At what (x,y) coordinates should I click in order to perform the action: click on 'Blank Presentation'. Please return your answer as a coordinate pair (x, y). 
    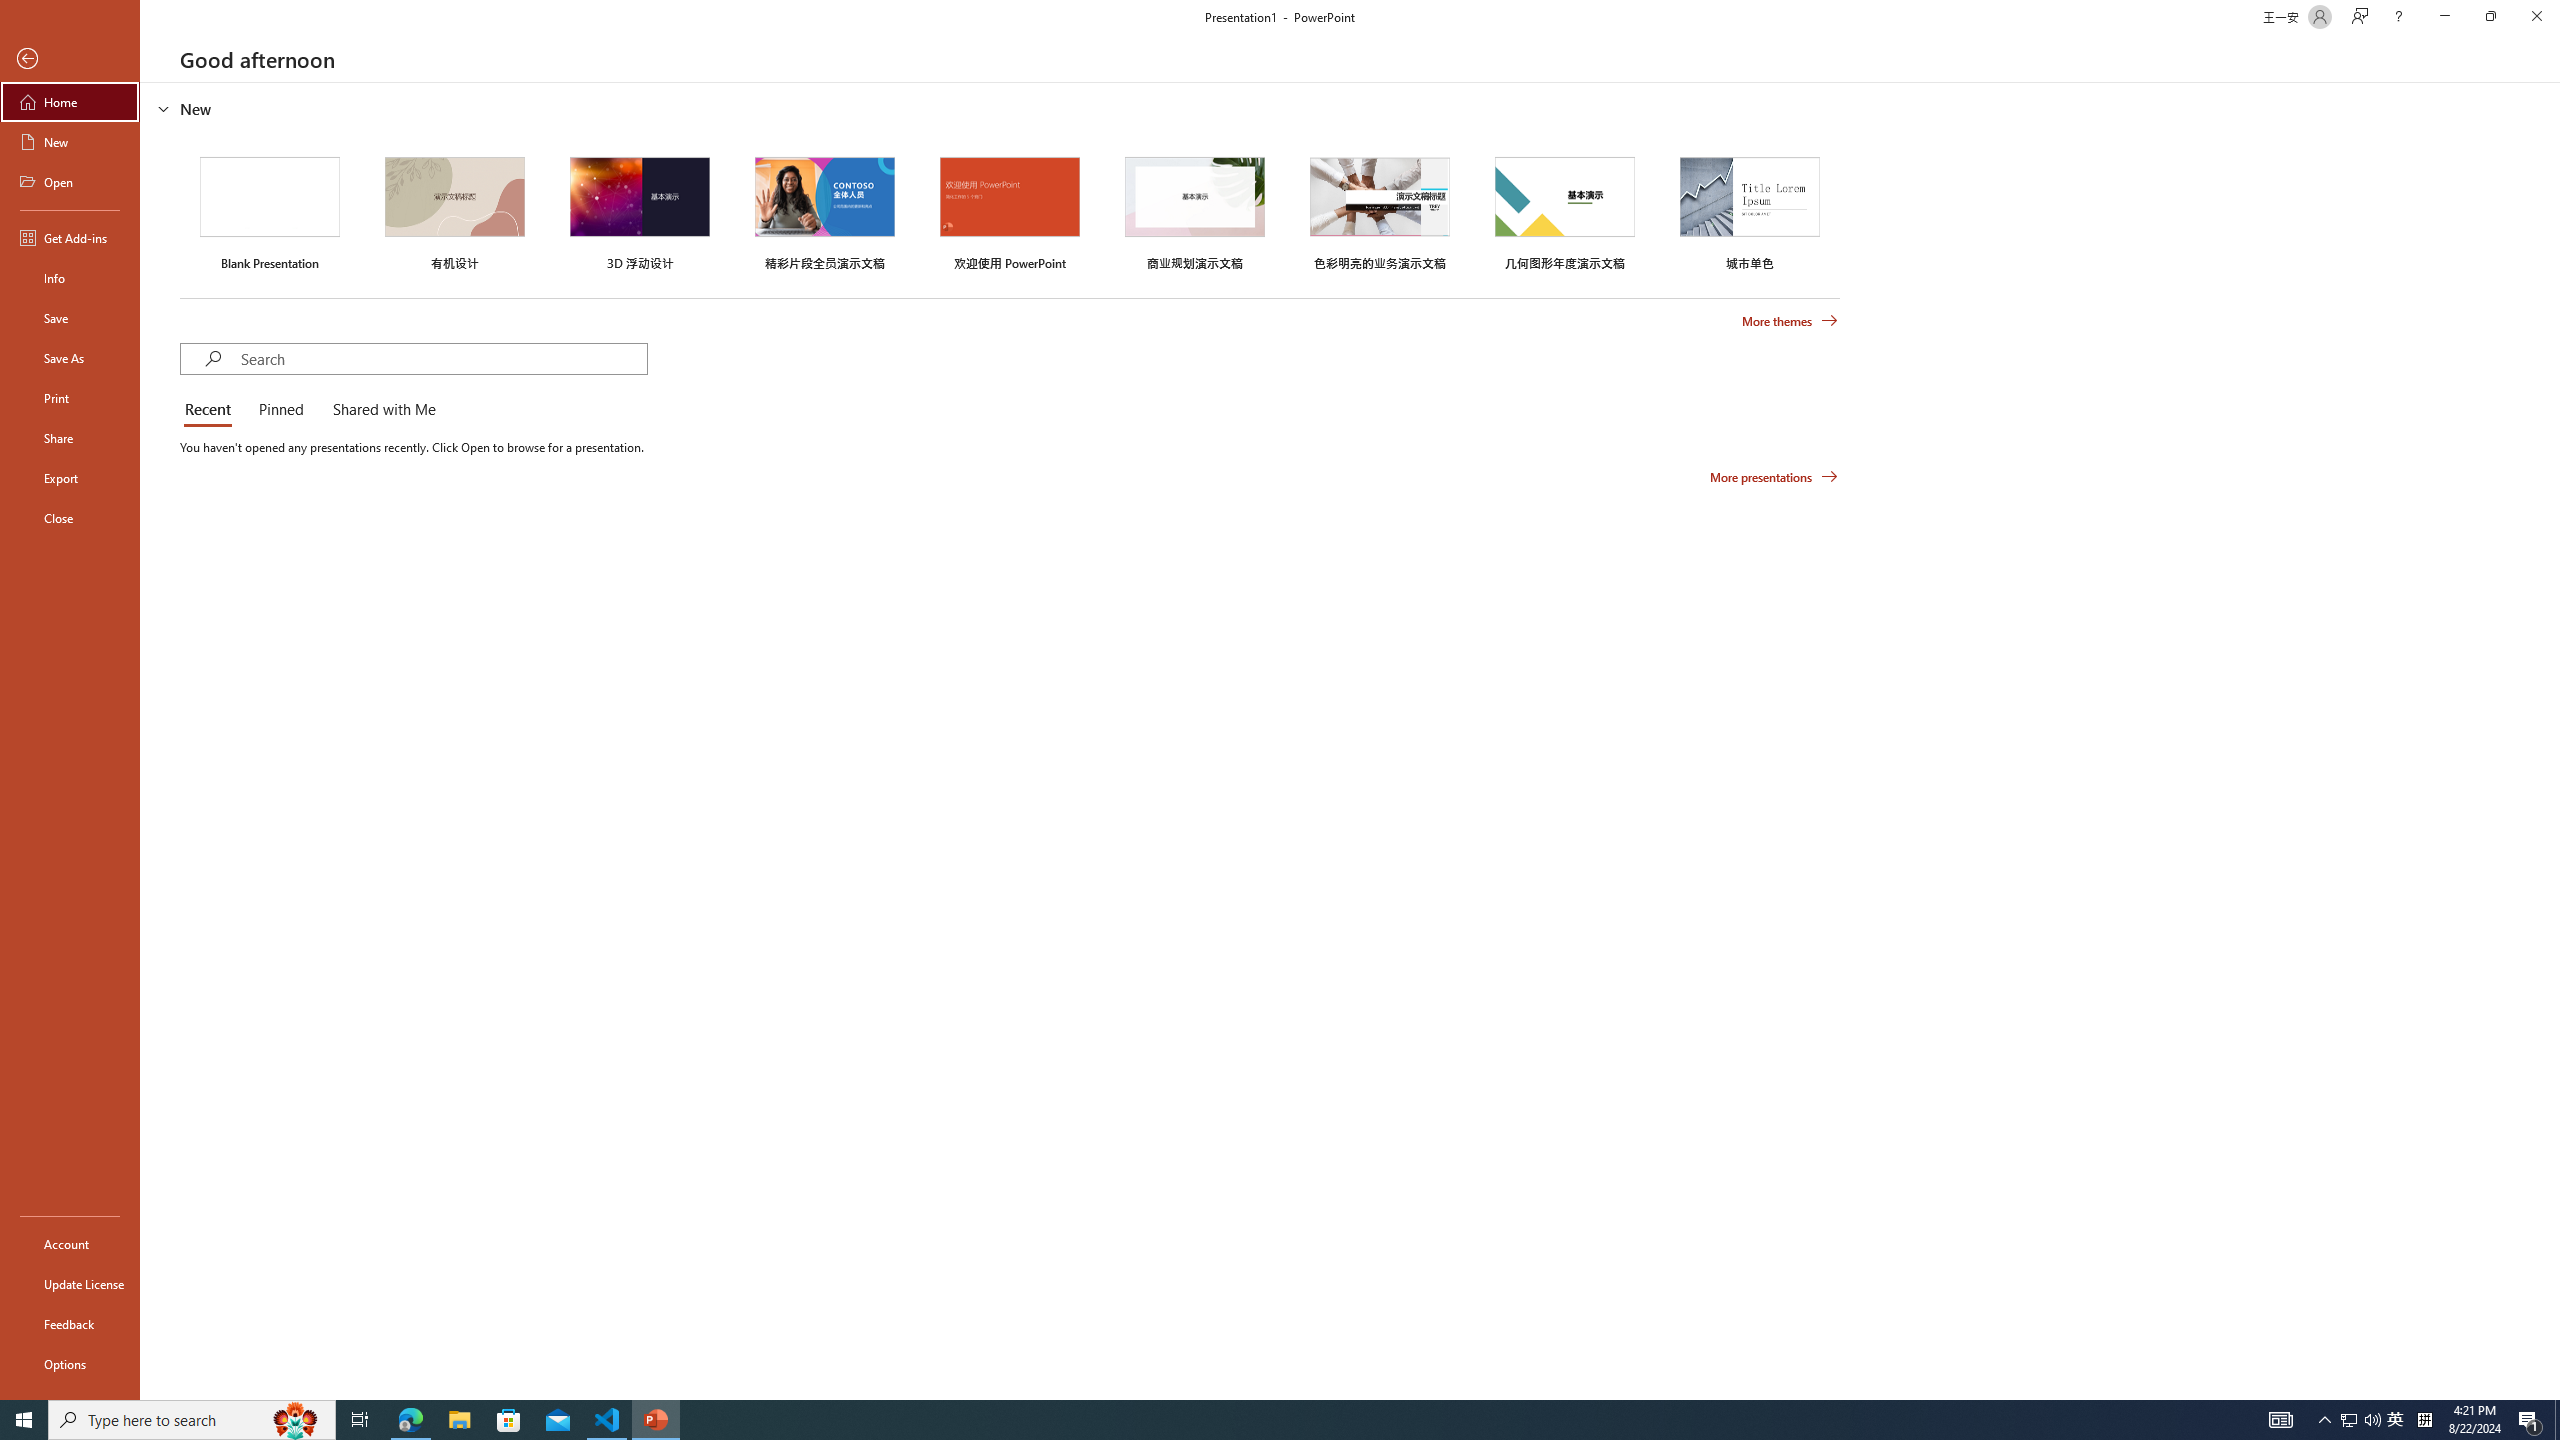
    Looking at the image, I should click on (269, 210).